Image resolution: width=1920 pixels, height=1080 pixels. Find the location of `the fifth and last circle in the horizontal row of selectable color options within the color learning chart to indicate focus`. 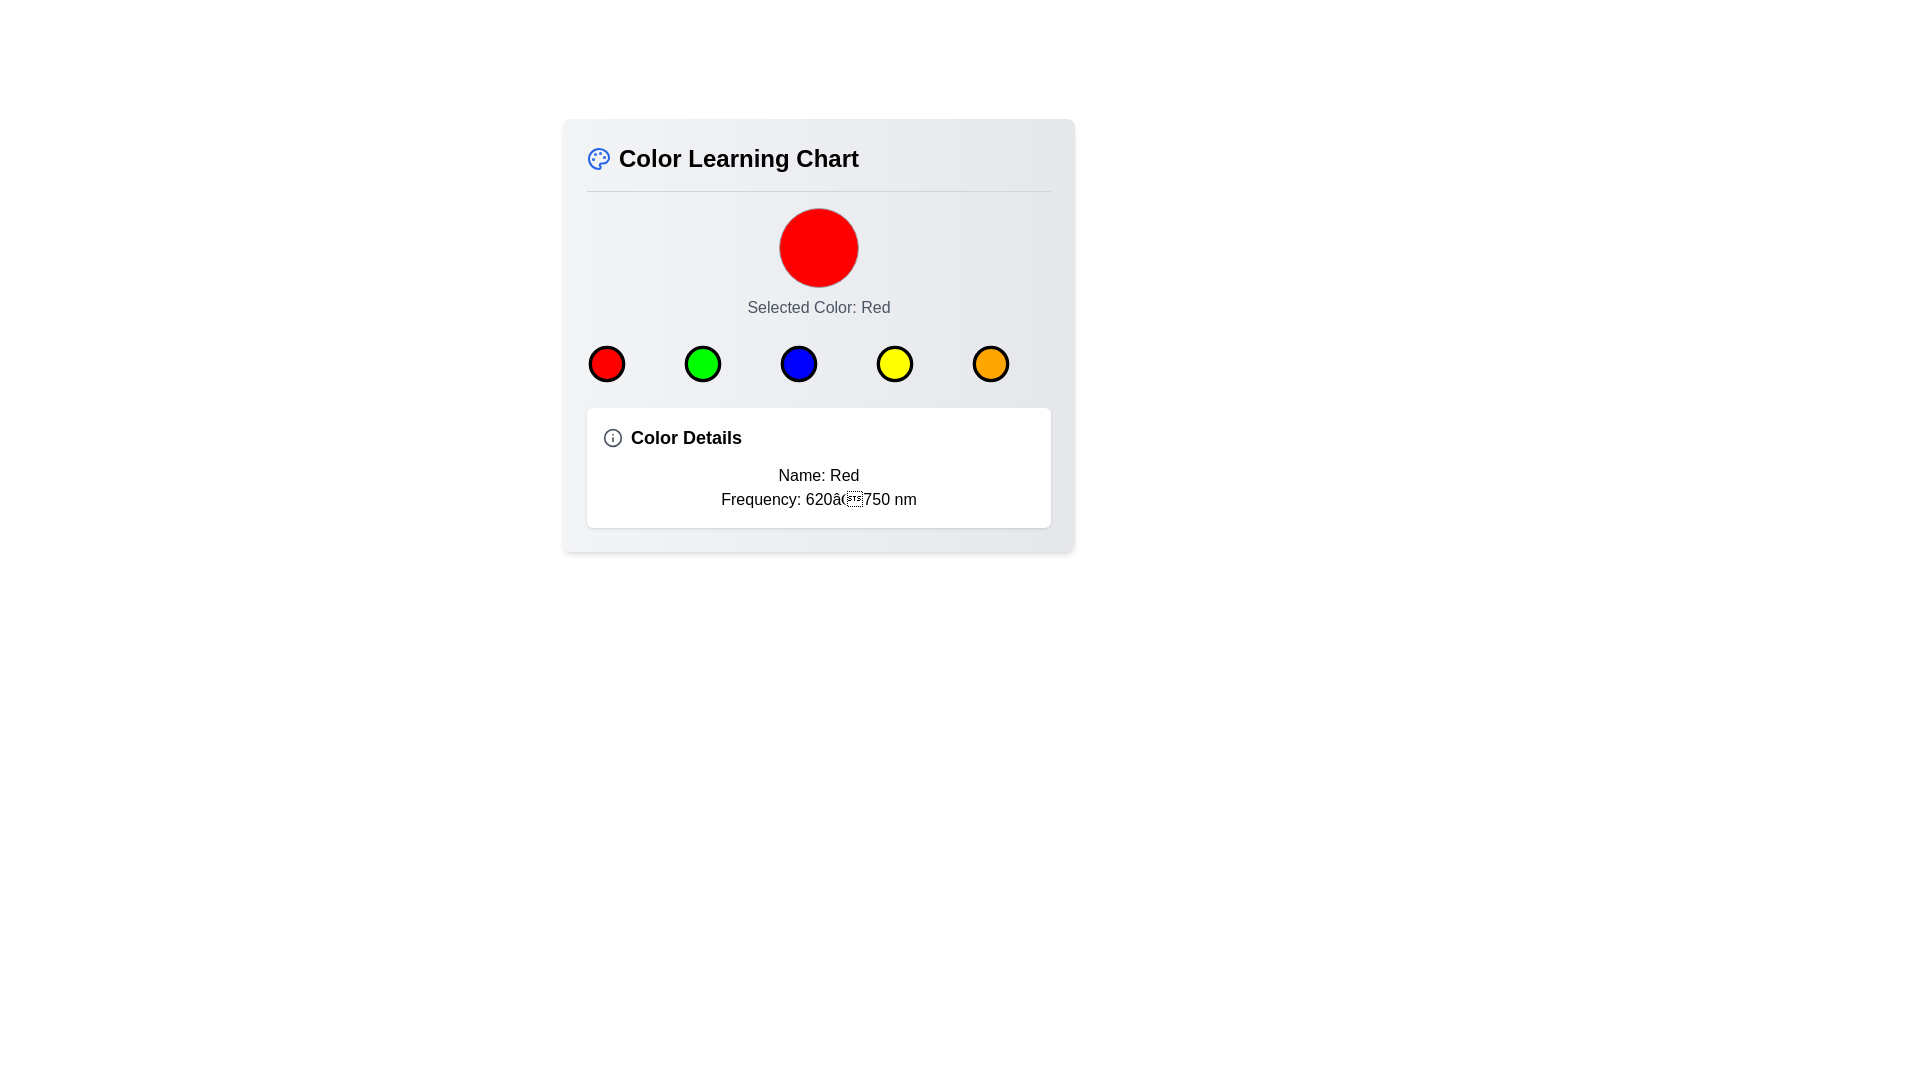

the fifth and last circle in the horizontal row of selectable color options within the color learning chart to indicate focus is located at coordinates (990, 363).